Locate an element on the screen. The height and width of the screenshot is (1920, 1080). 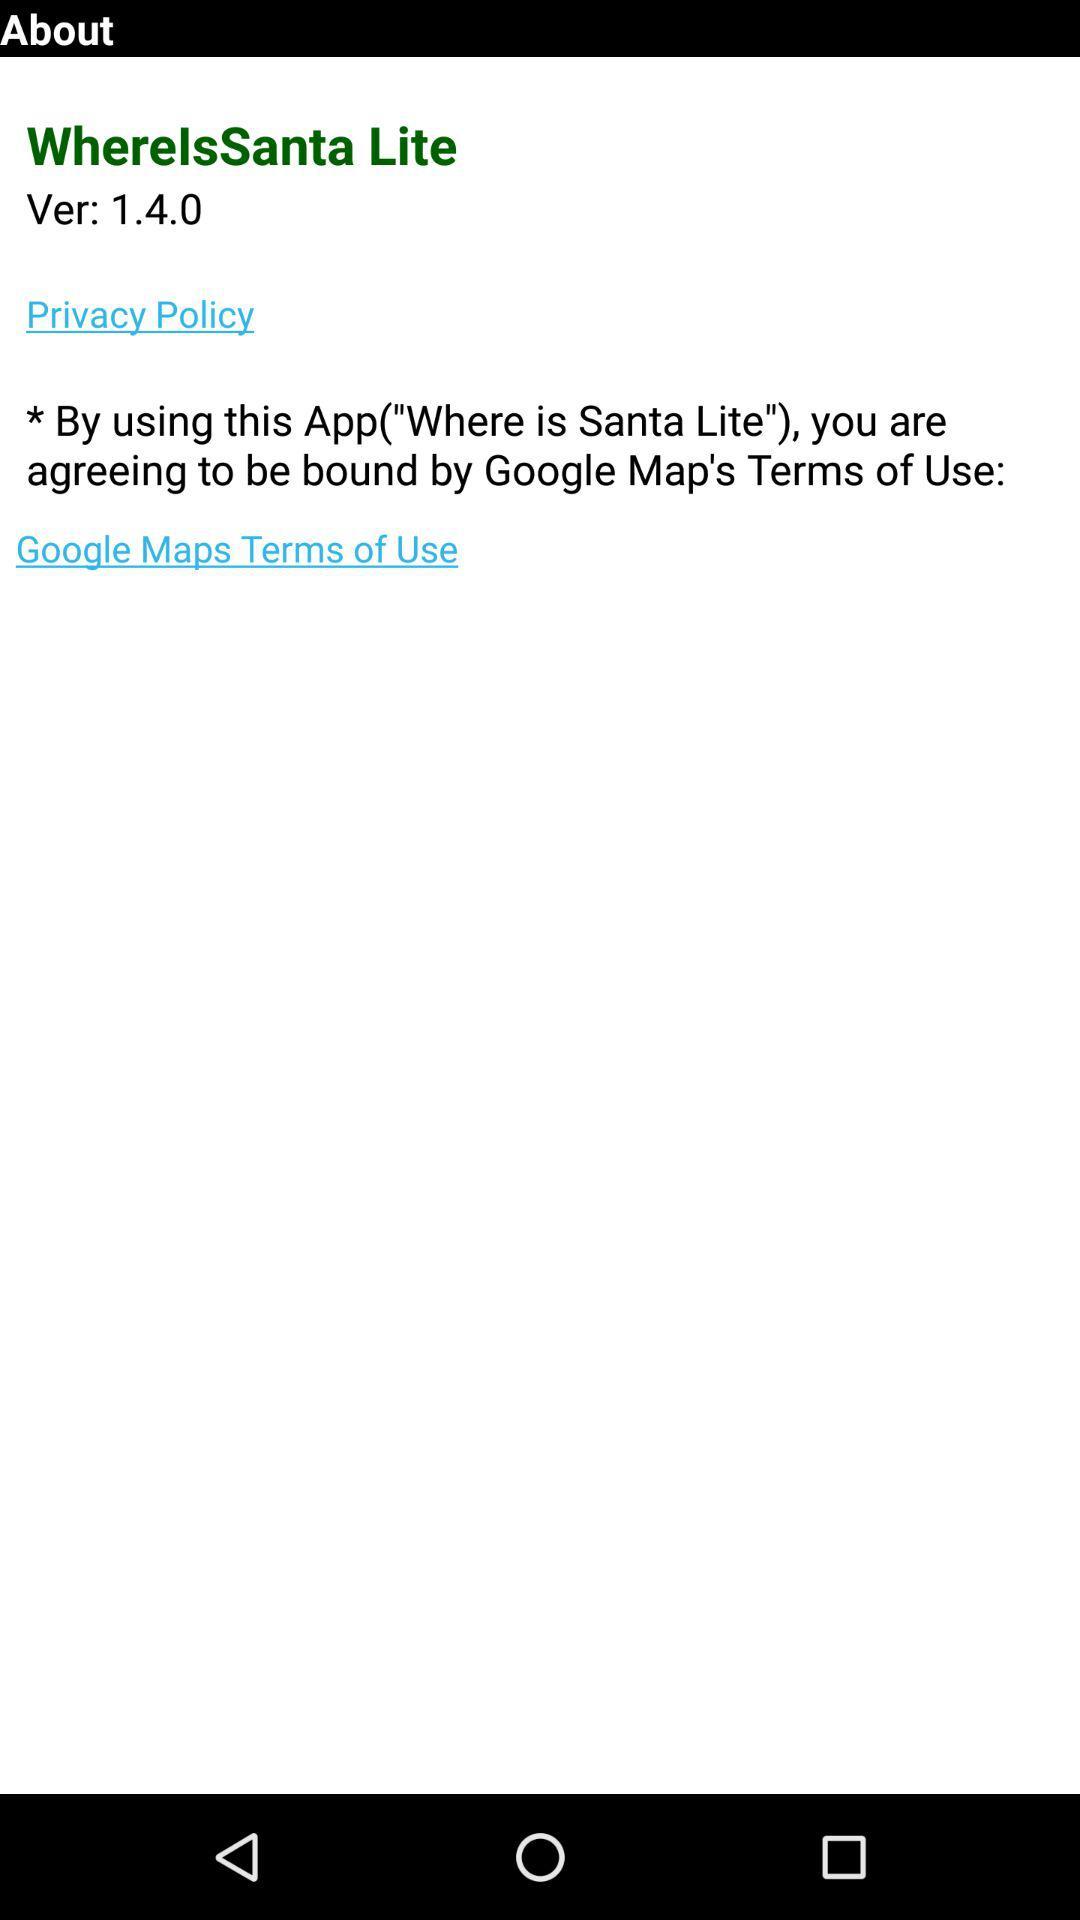
the app below ver 1 4 is located at coordinates (553, 312).